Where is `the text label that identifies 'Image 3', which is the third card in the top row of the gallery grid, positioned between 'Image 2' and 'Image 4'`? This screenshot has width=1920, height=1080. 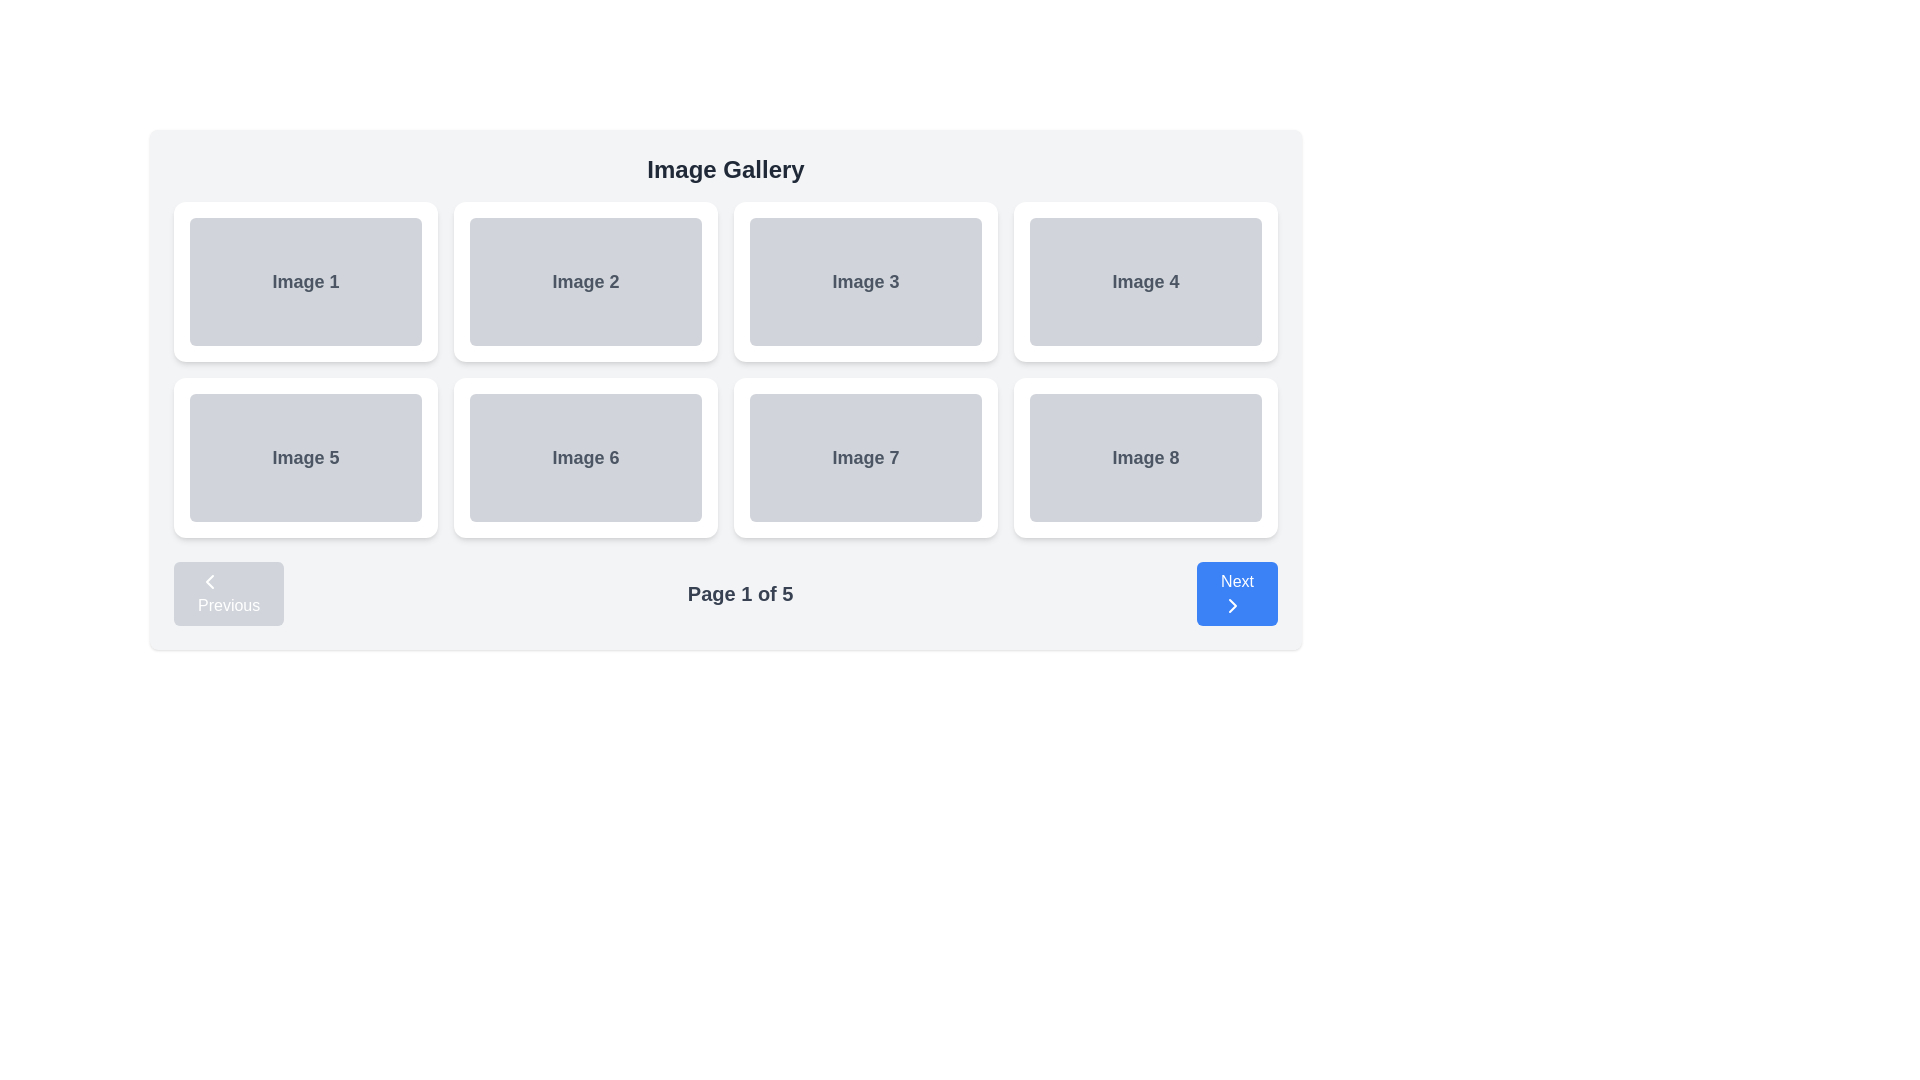 the text label that identifies 'Image 3', which is the third card in the top row of the gallery grid, positioned between 'Image 2' and 'Image 4' is located at coordinates (865, 281).